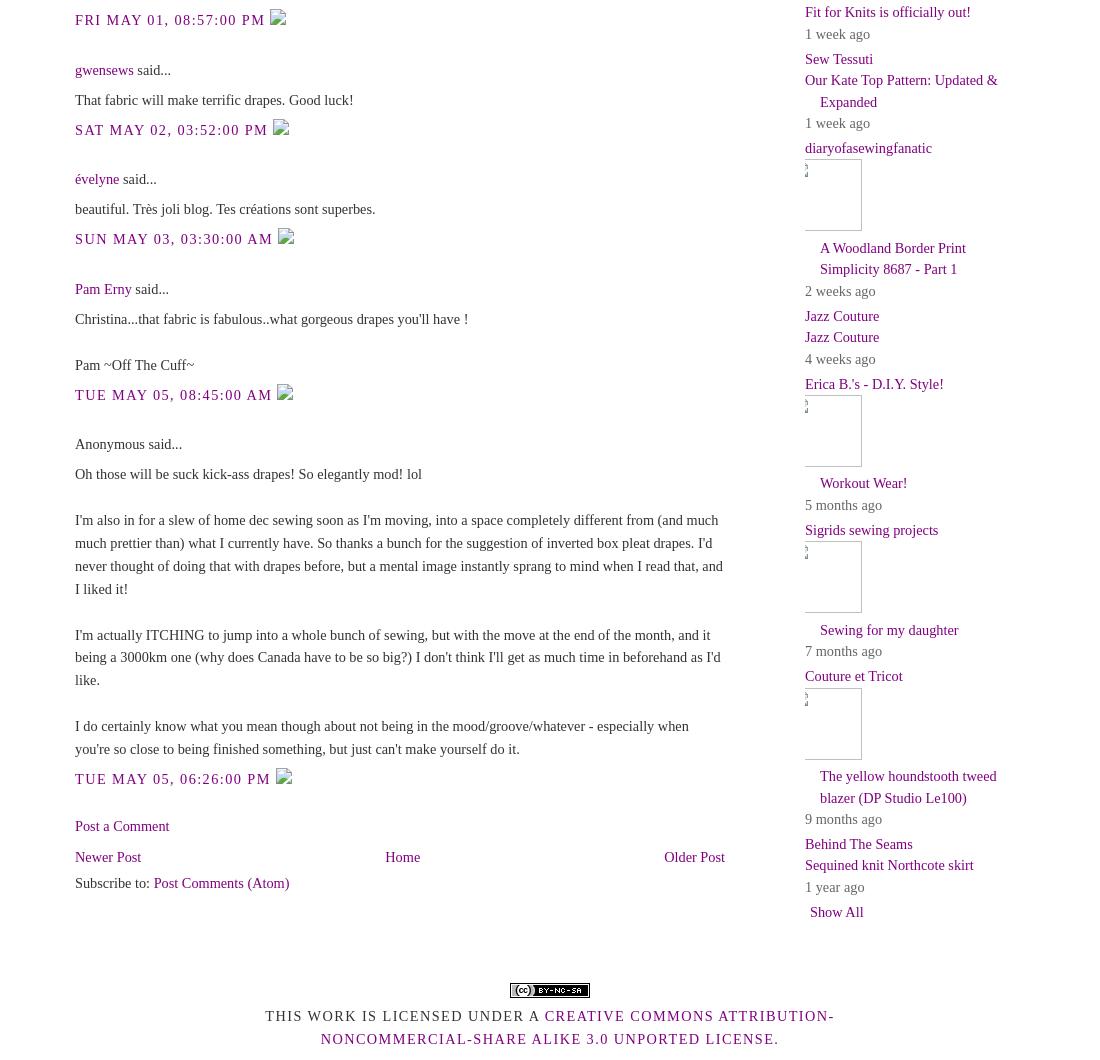 Image resolution: width=1100 pixels, height=1060 pixels. I want to click on 'Anonymous
said...', so click(128, 443).